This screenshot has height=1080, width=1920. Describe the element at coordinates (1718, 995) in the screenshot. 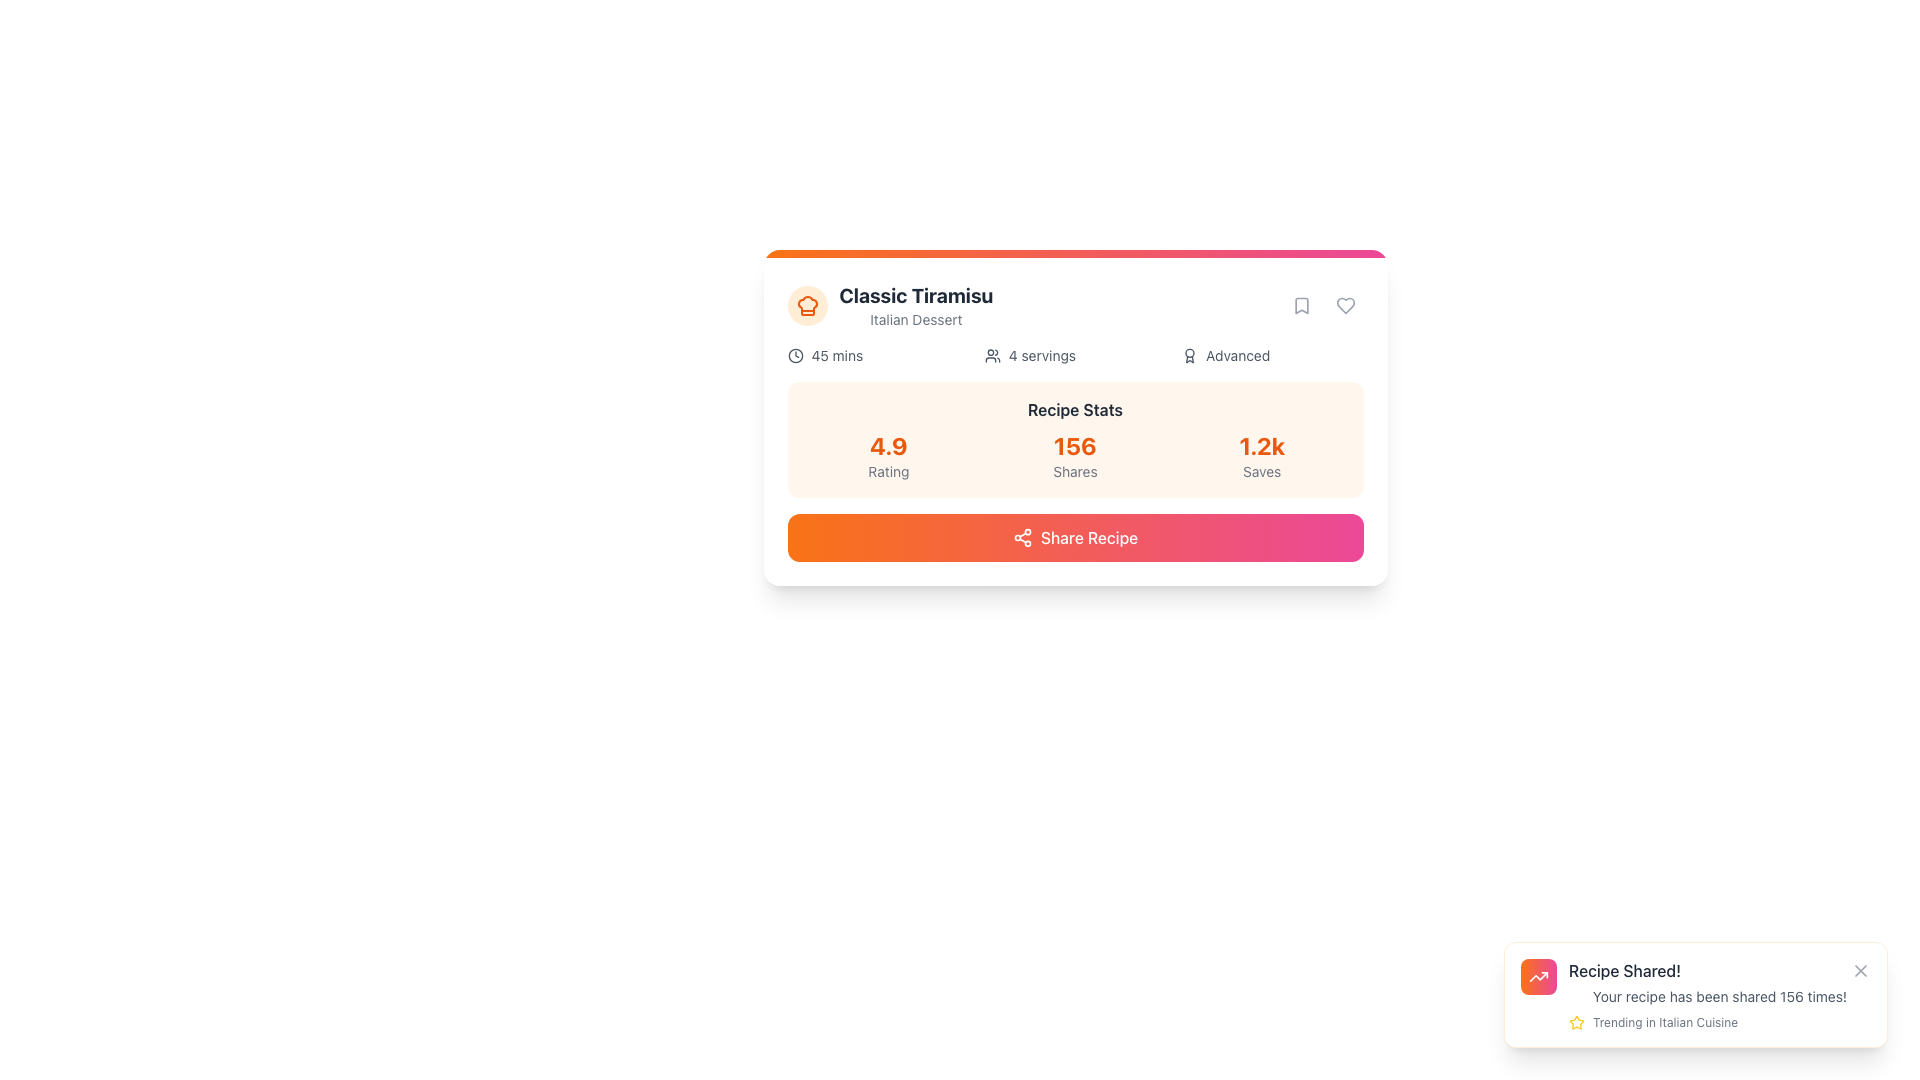

I see `the 'Recipe Shared!' notification card section located in the bottom-right corner of the interface` at that location.